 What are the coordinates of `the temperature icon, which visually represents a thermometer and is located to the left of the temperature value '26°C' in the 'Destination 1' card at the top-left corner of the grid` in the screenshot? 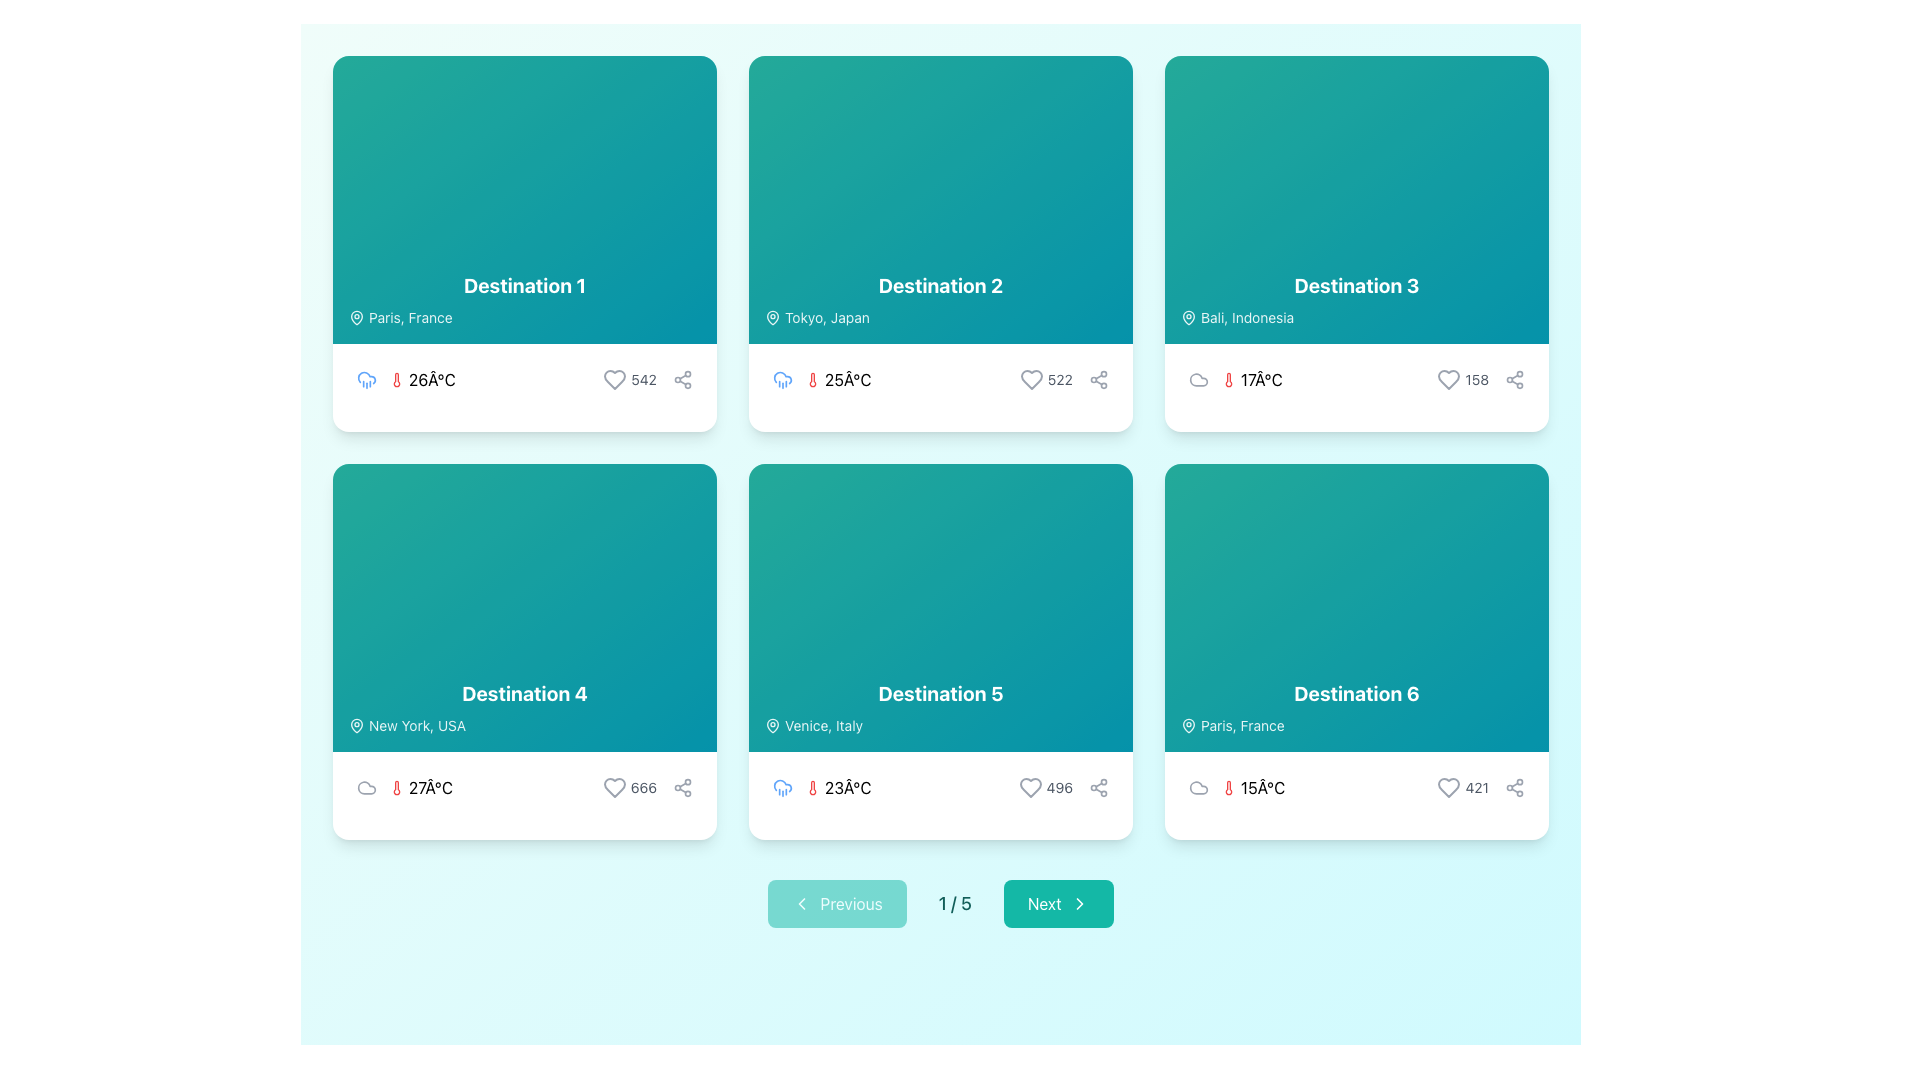 It's located at (397, 380).